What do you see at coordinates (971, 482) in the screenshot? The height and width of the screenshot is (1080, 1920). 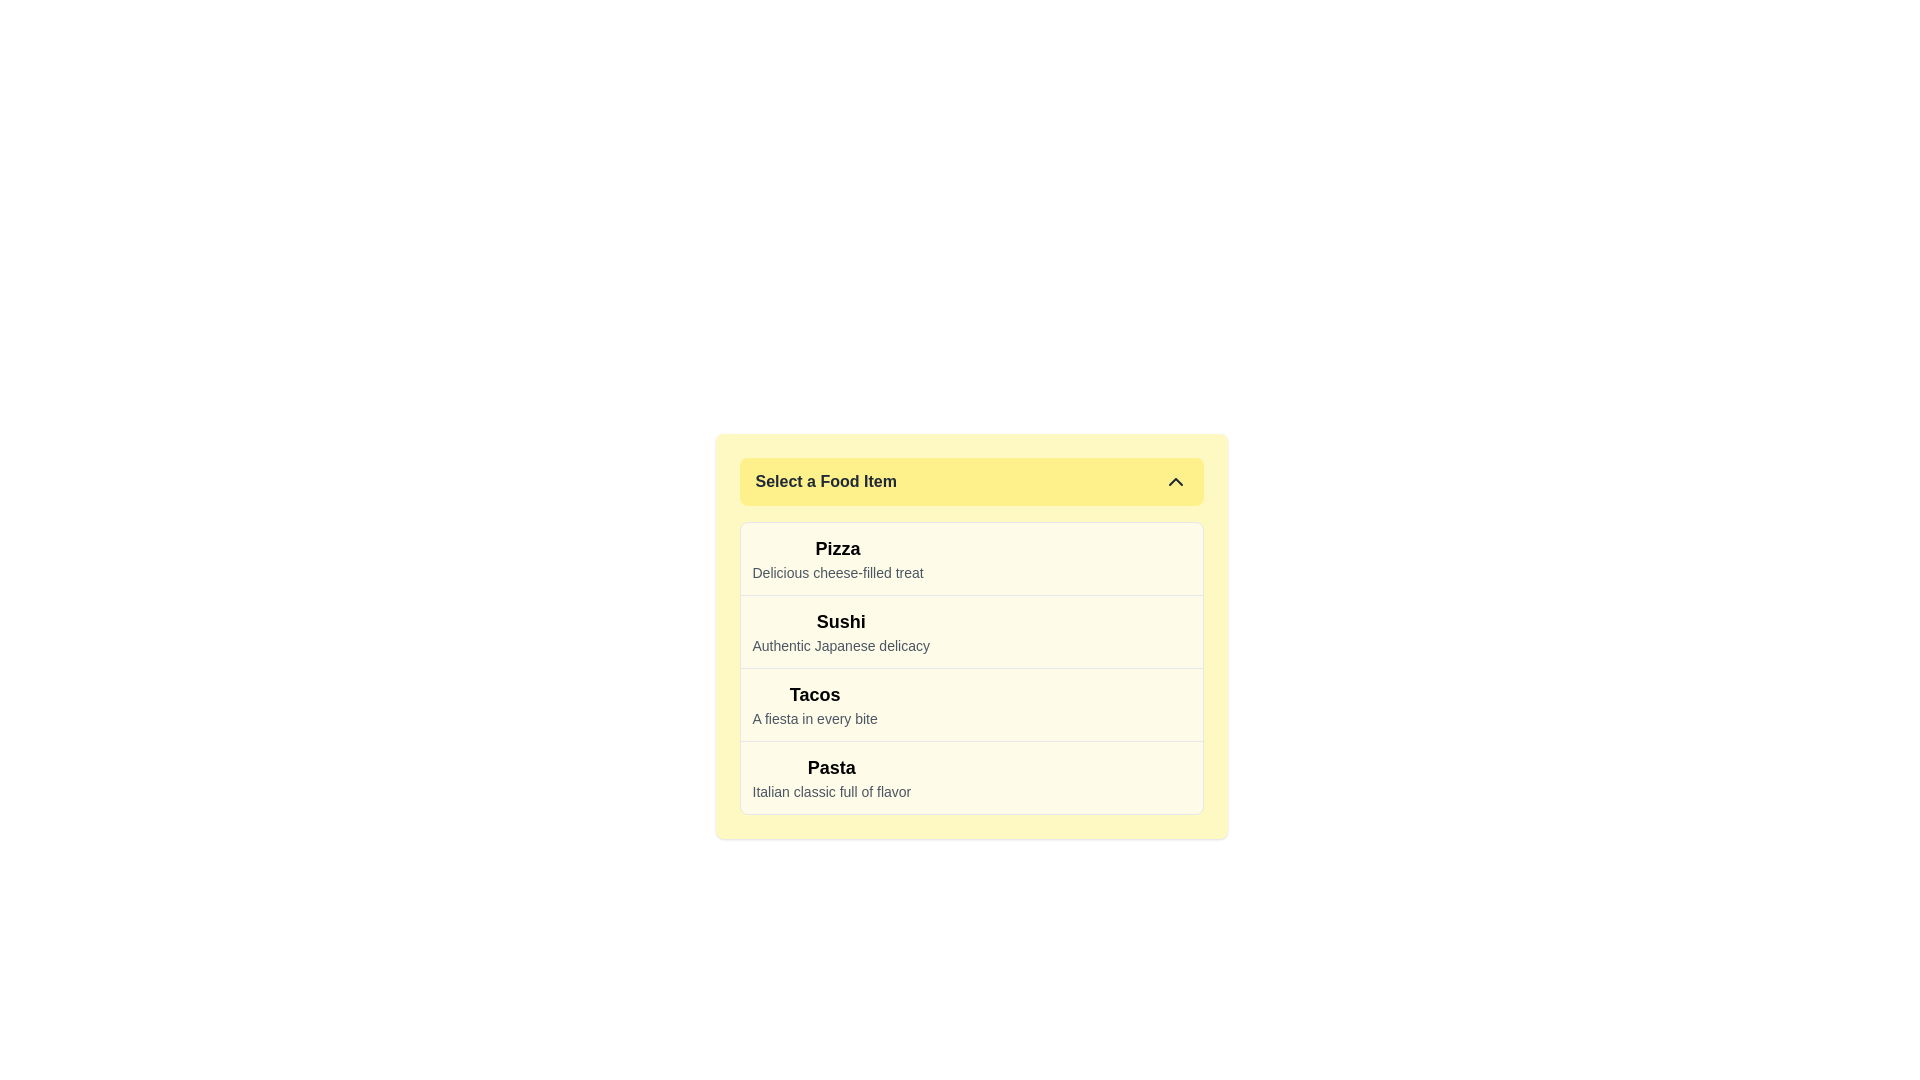 I see `the Dropdown Button at the top of the food menu card layout to interact with the keyboard` at bounding box center [971, 482].